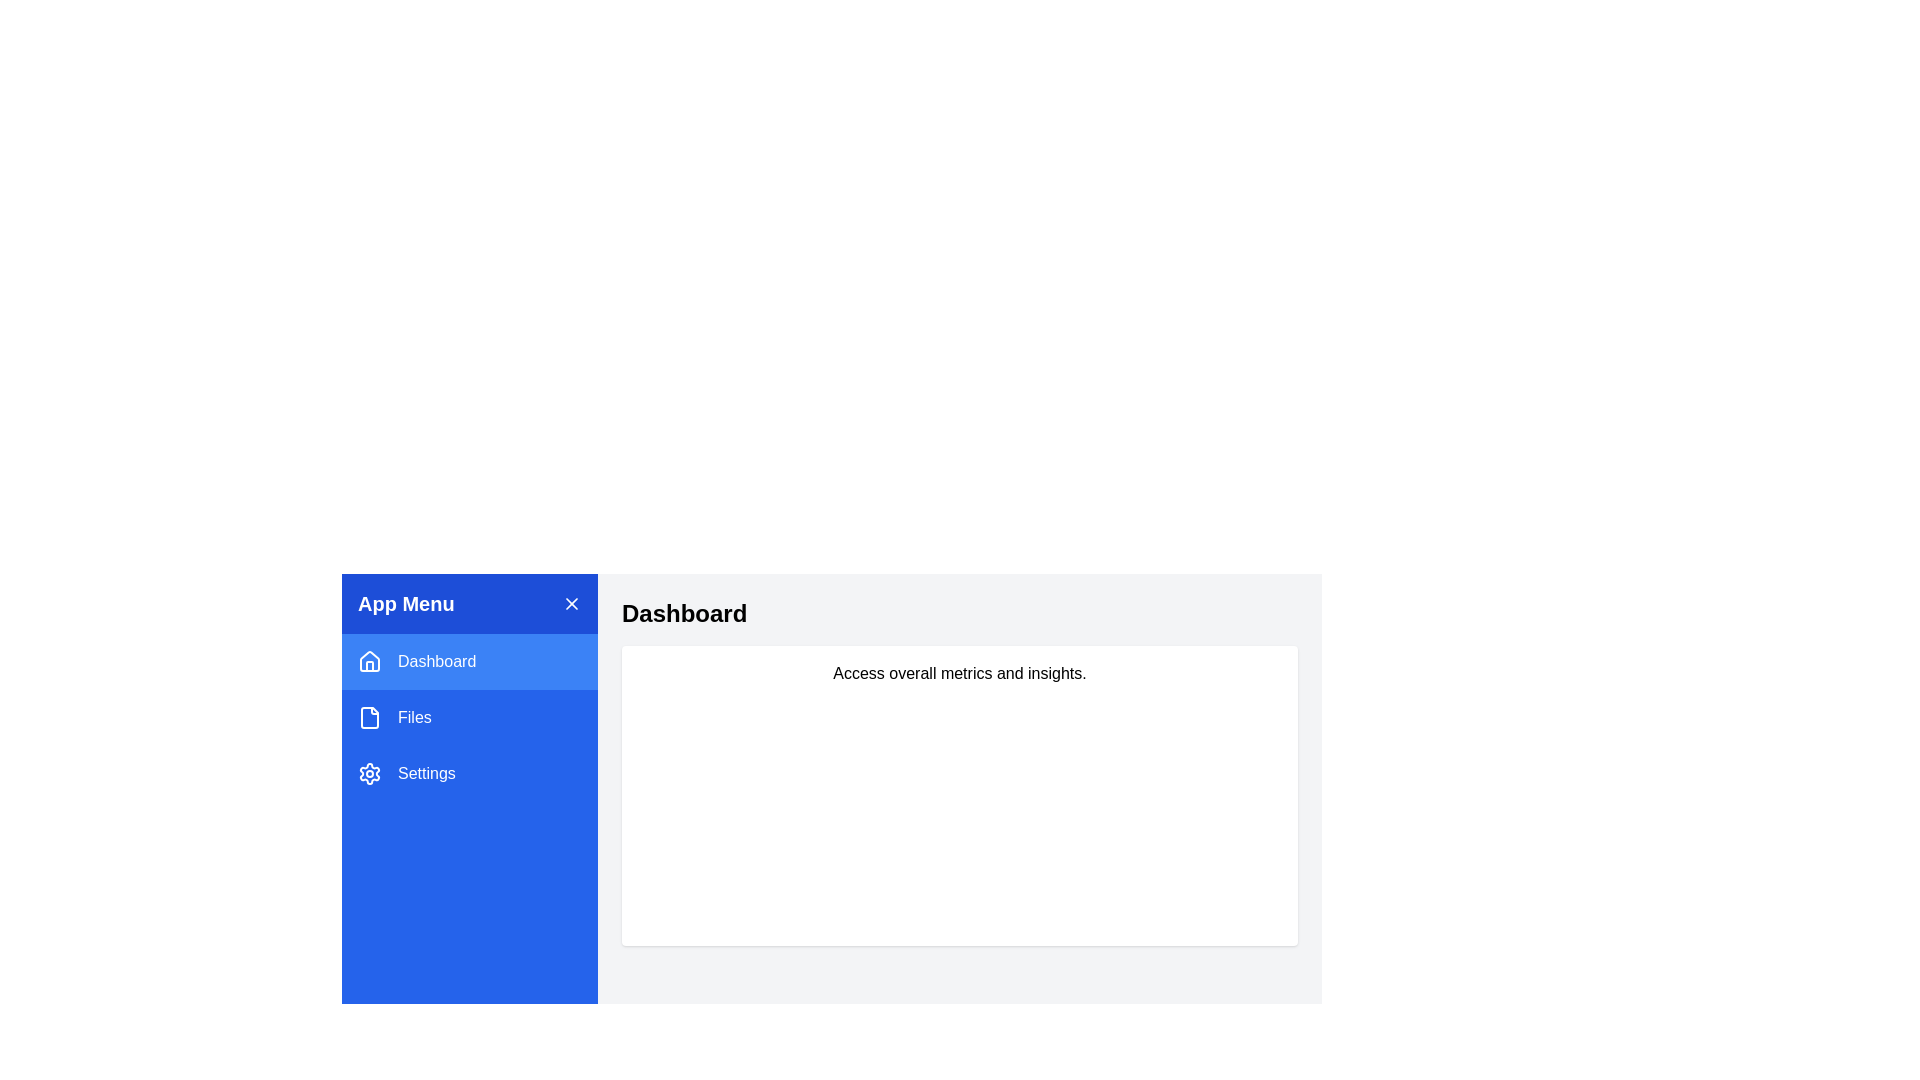  Describe the element at coordinates (469, 773) in the screenshot. I see `the menu item Settings to display its content` at that location.